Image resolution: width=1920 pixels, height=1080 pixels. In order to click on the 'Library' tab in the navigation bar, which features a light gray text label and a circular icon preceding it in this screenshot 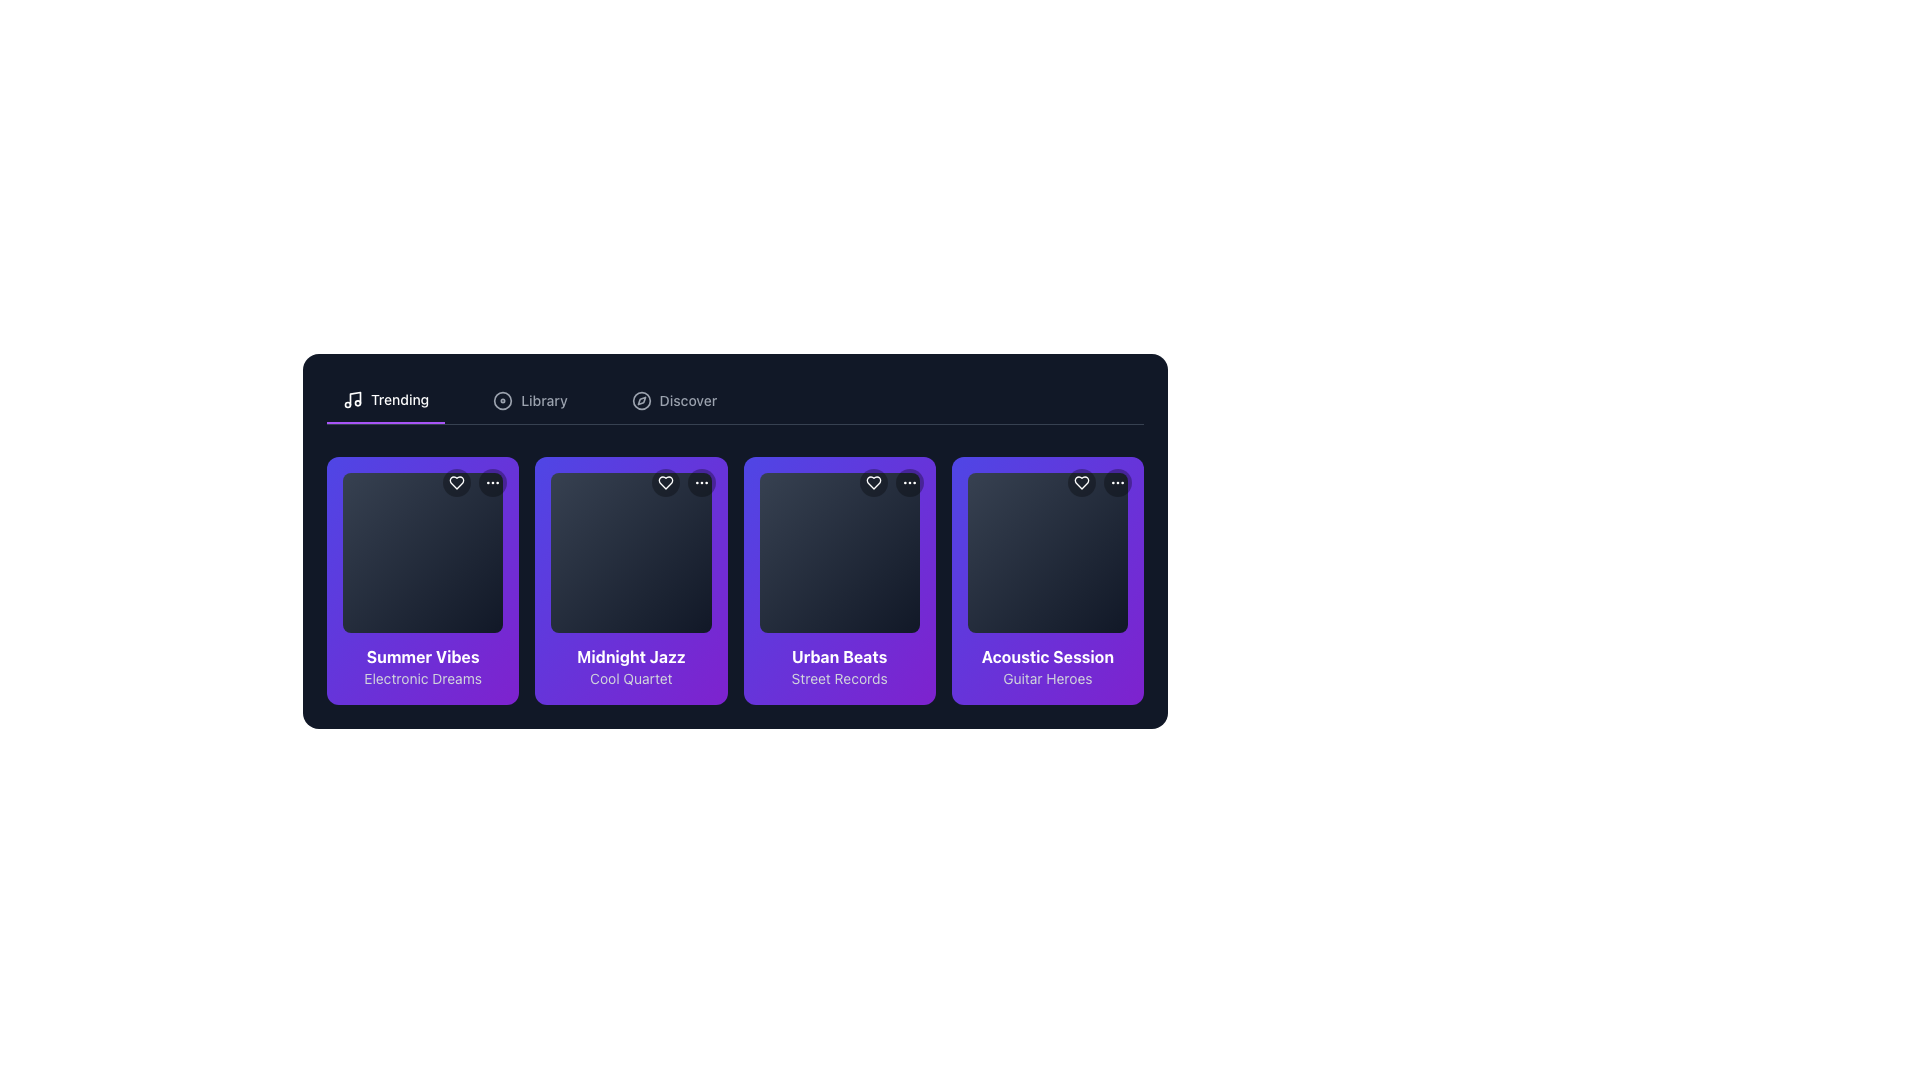, I will do `click(530, 401)`.